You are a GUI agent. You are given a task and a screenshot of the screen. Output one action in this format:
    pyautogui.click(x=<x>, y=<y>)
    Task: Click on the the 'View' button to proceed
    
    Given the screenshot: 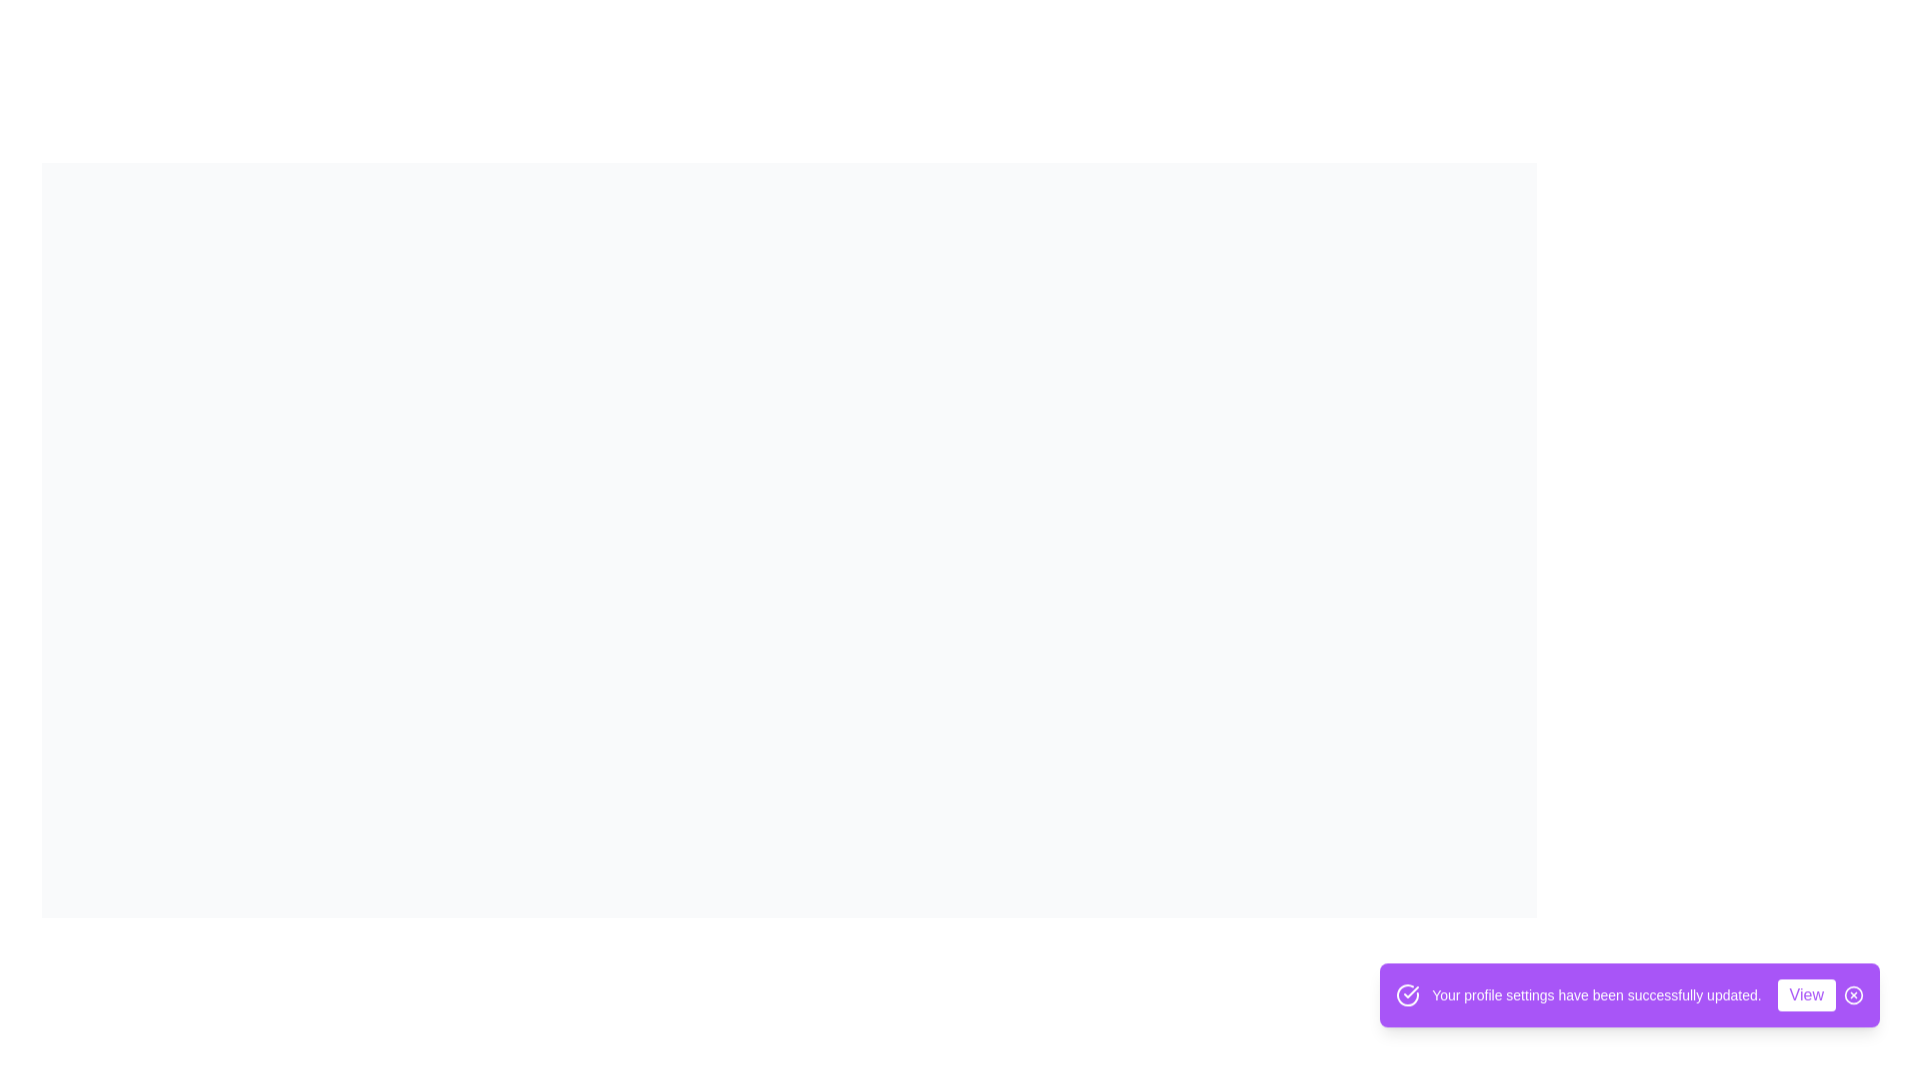 What is the action you would take?
    pyautogui.click(x=1806, y=1002)
    